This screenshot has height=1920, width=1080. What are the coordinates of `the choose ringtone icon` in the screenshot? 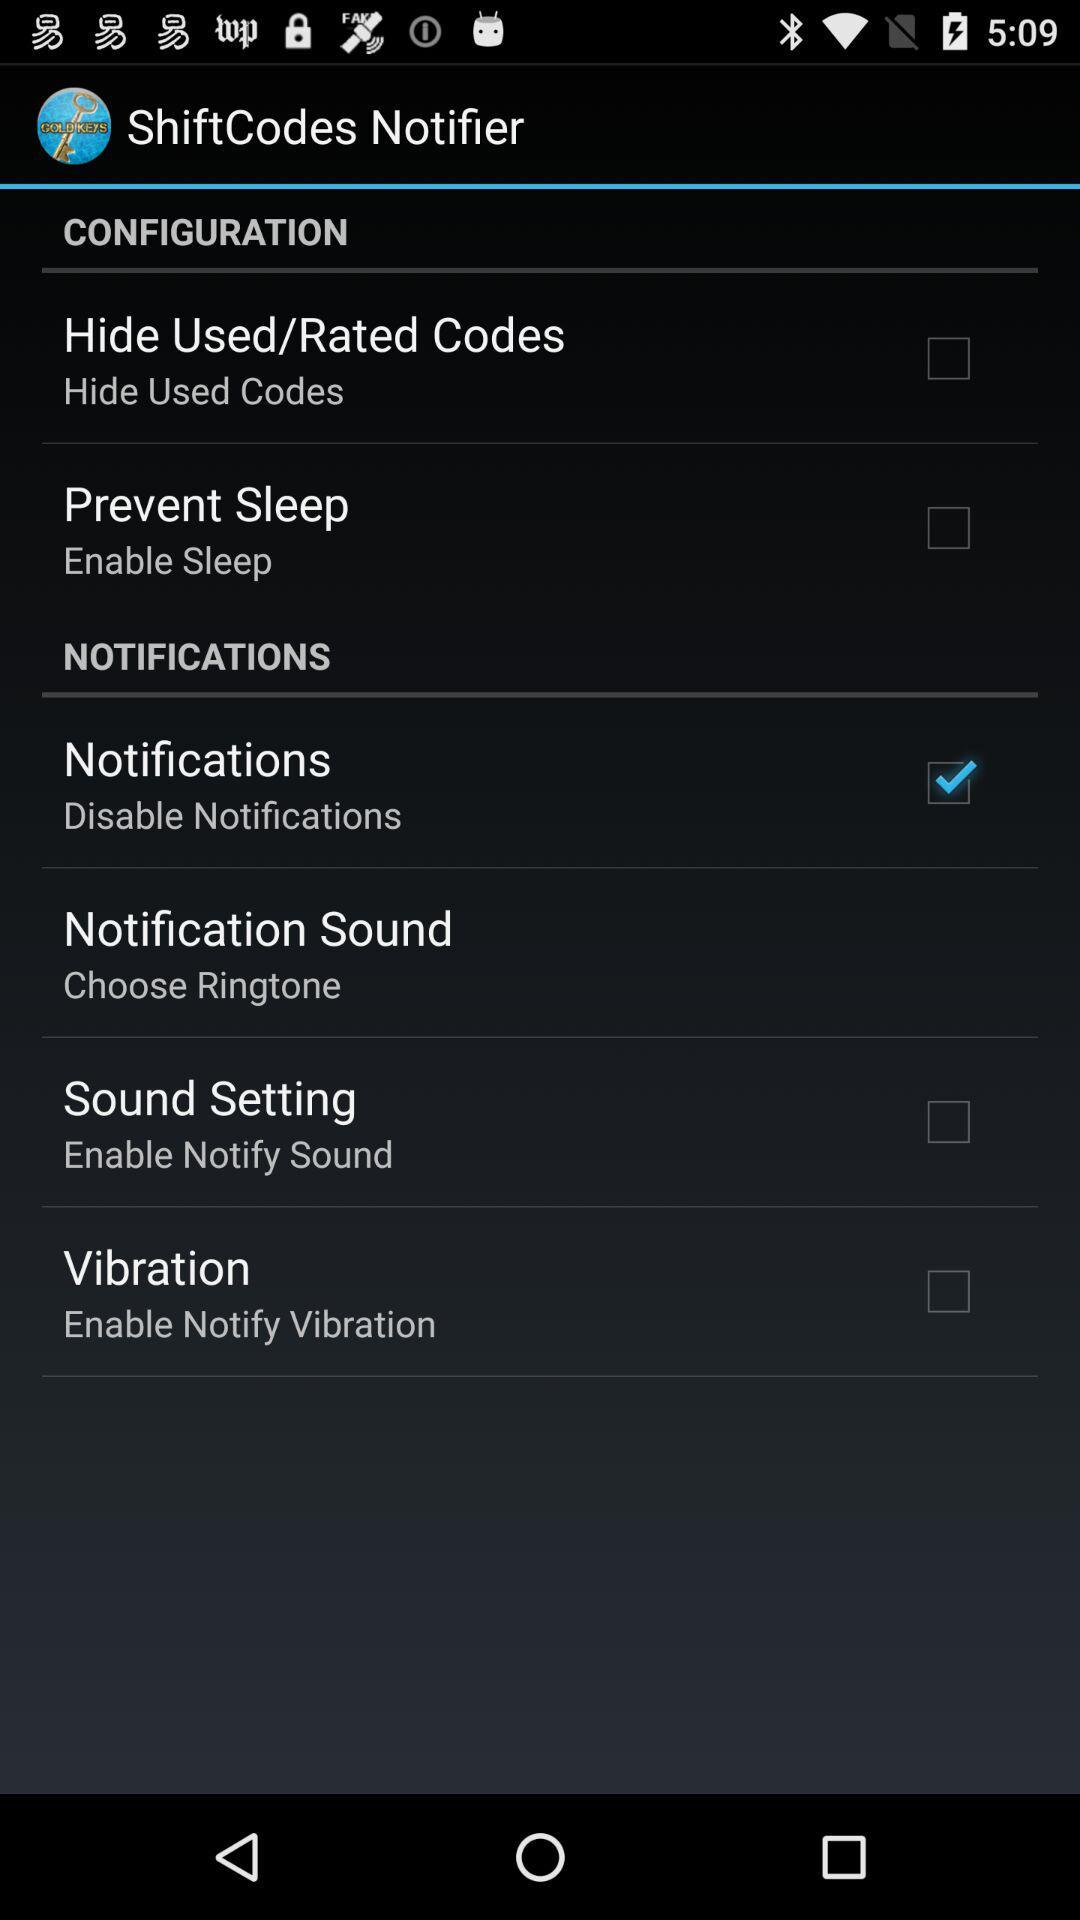 It's located at (202, 983).